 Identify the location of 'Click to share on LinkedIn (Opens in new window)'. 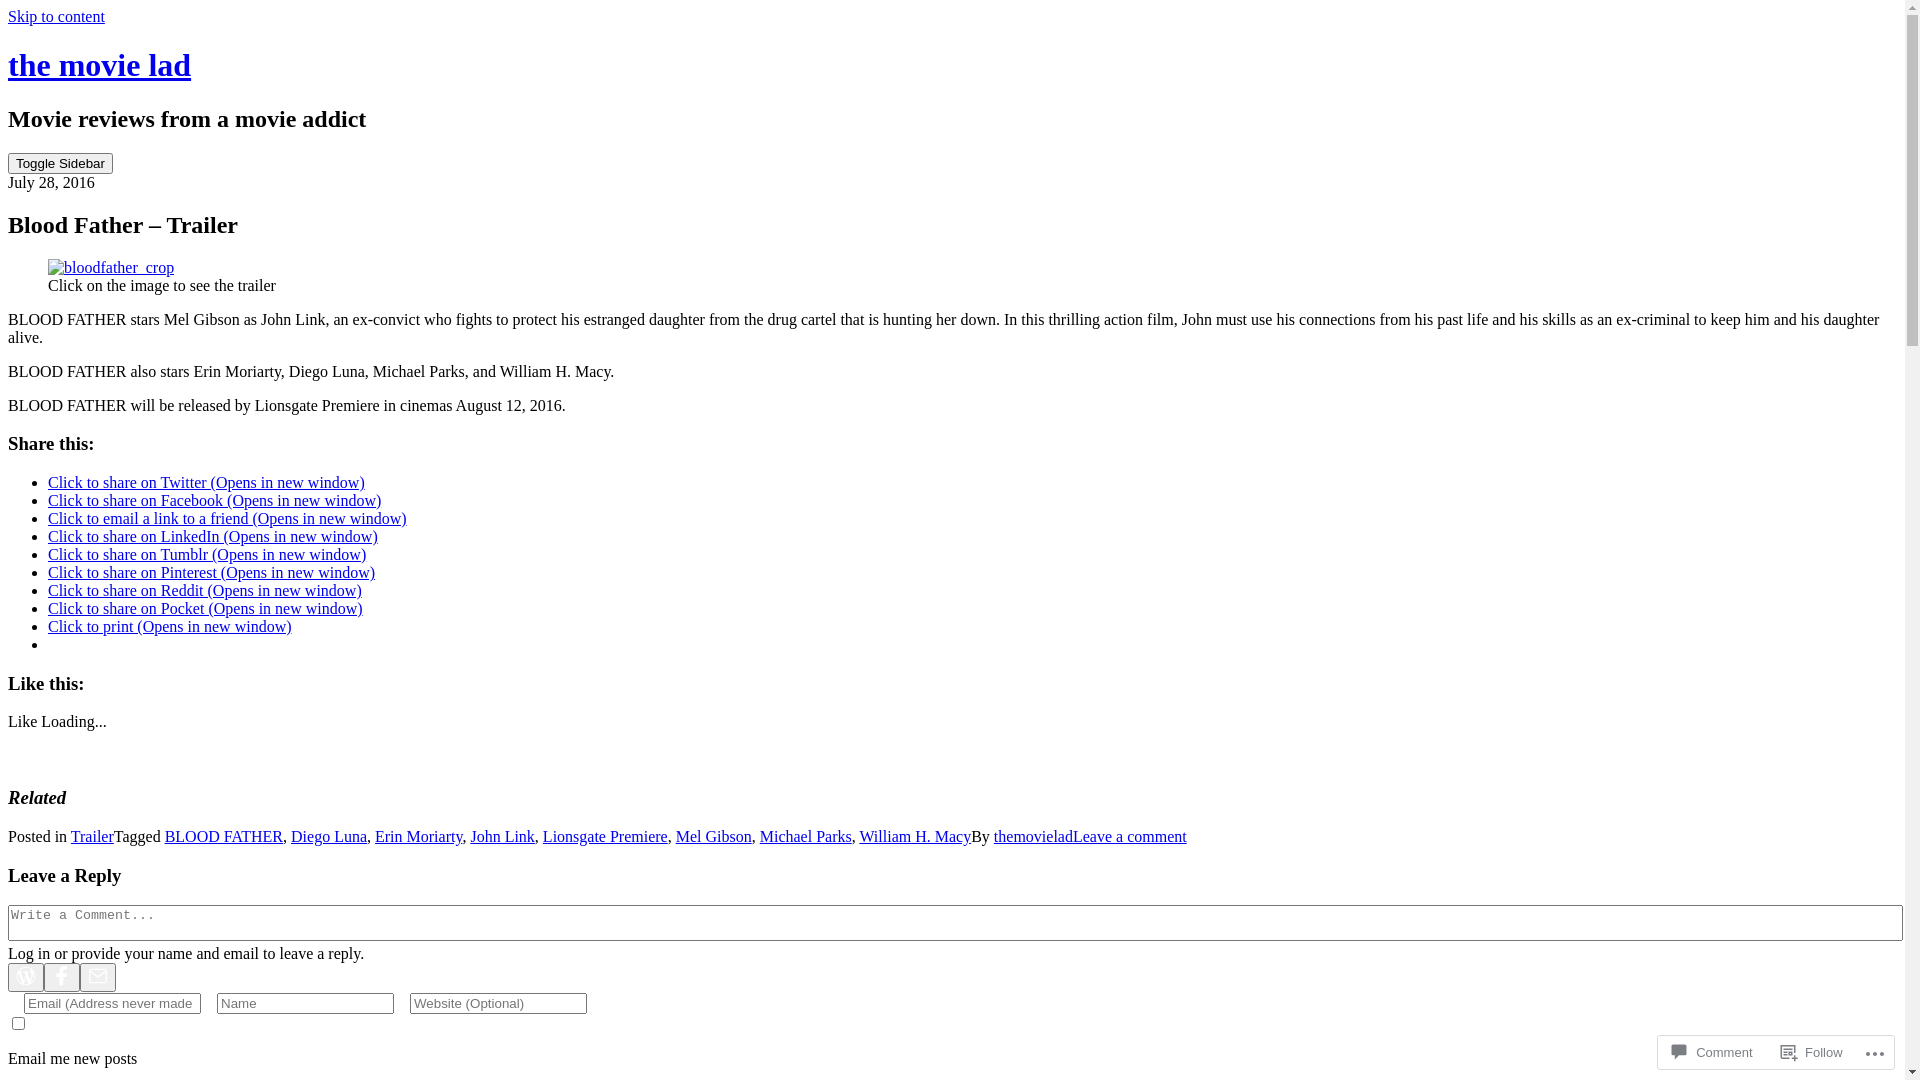
(212, 535).